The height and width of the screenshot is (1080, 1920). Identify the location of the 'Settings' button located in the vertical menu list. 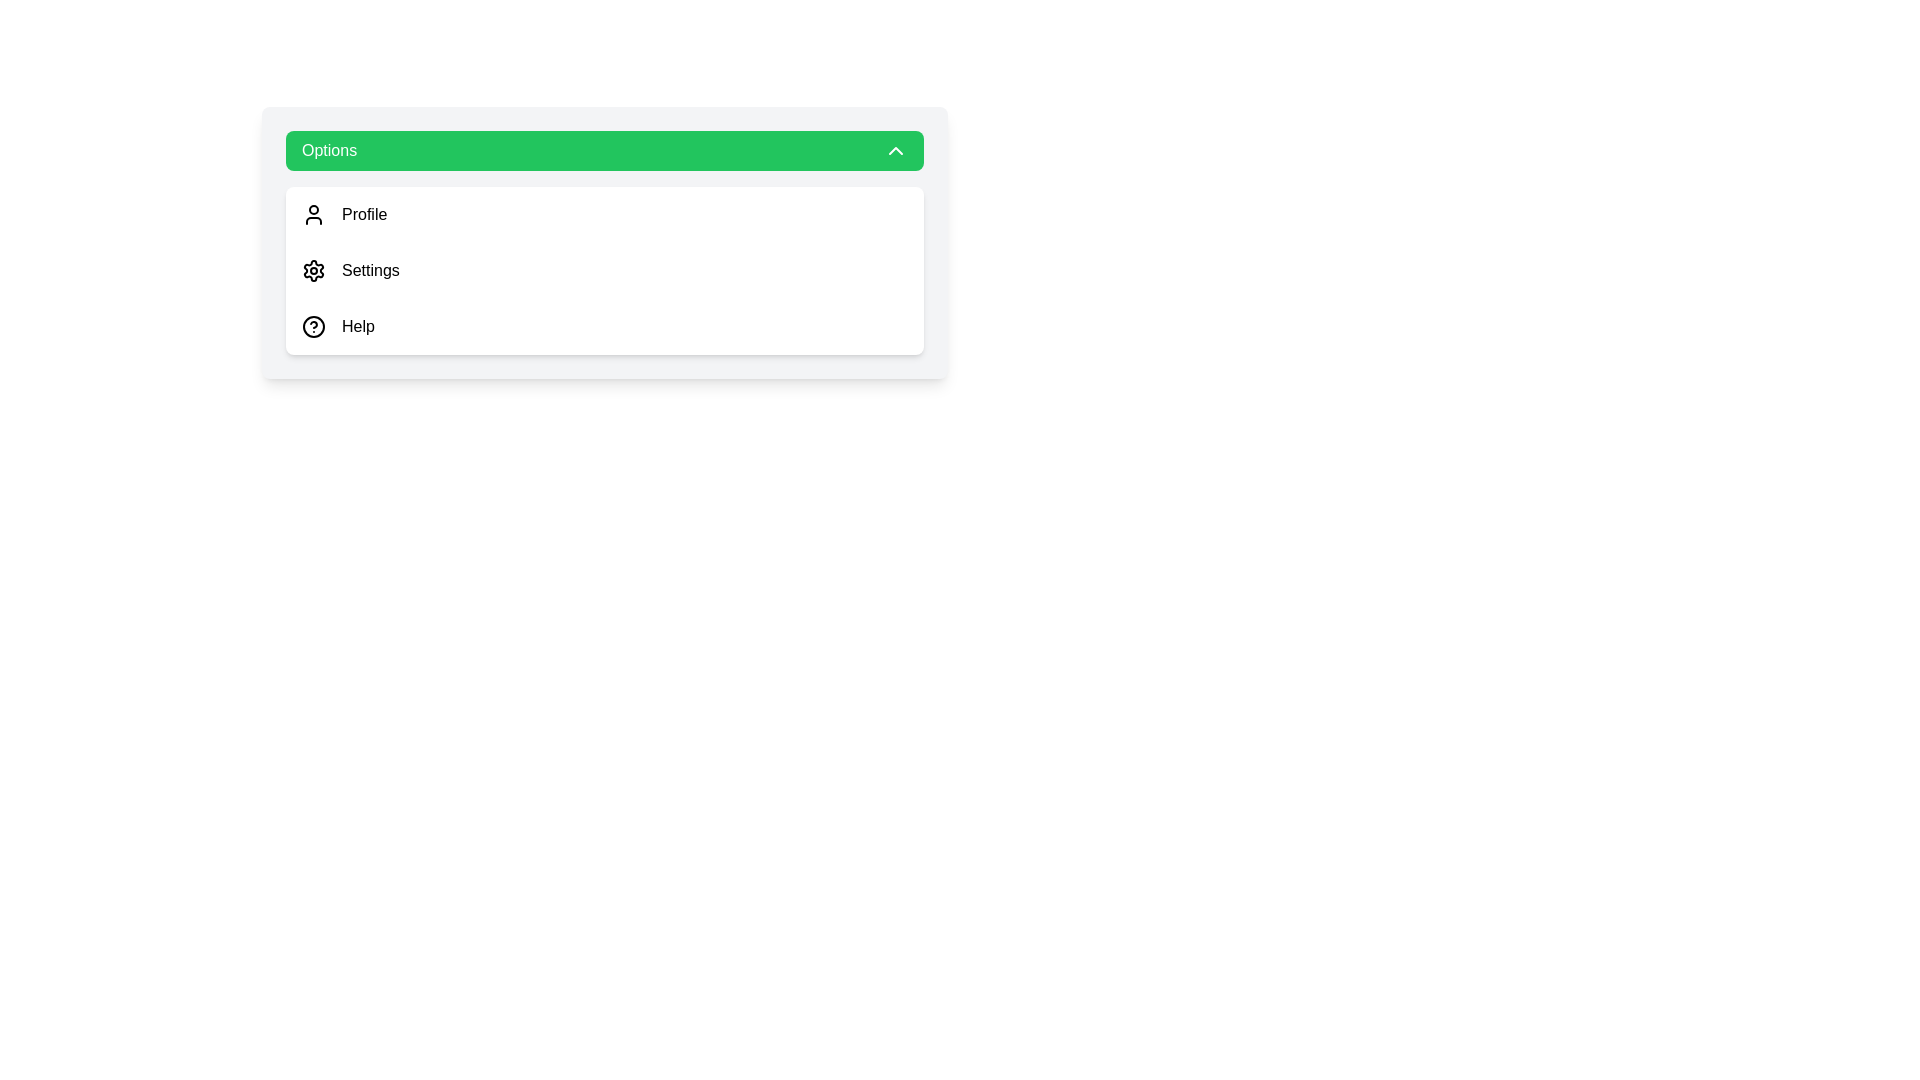
(603, 270).